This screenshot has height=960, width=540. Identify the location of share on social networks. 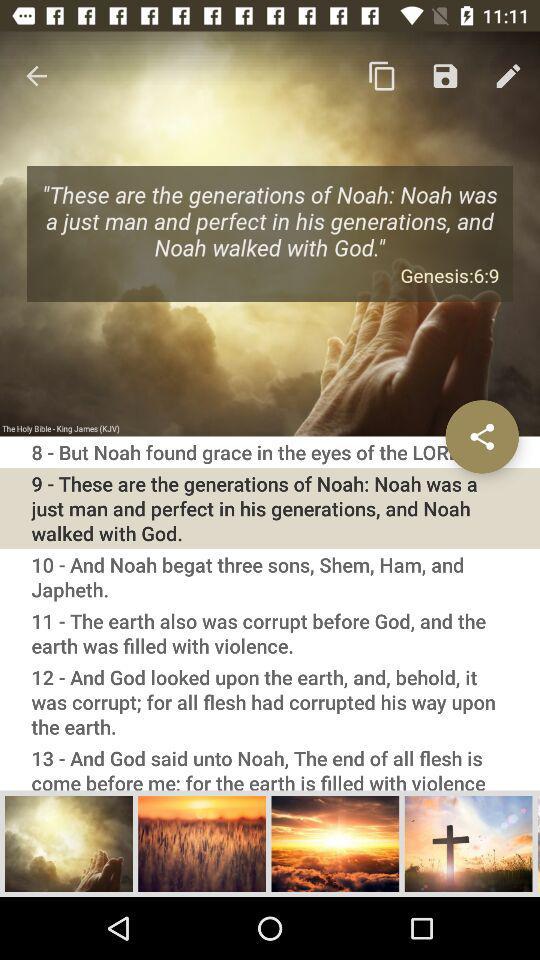
(481, 436).